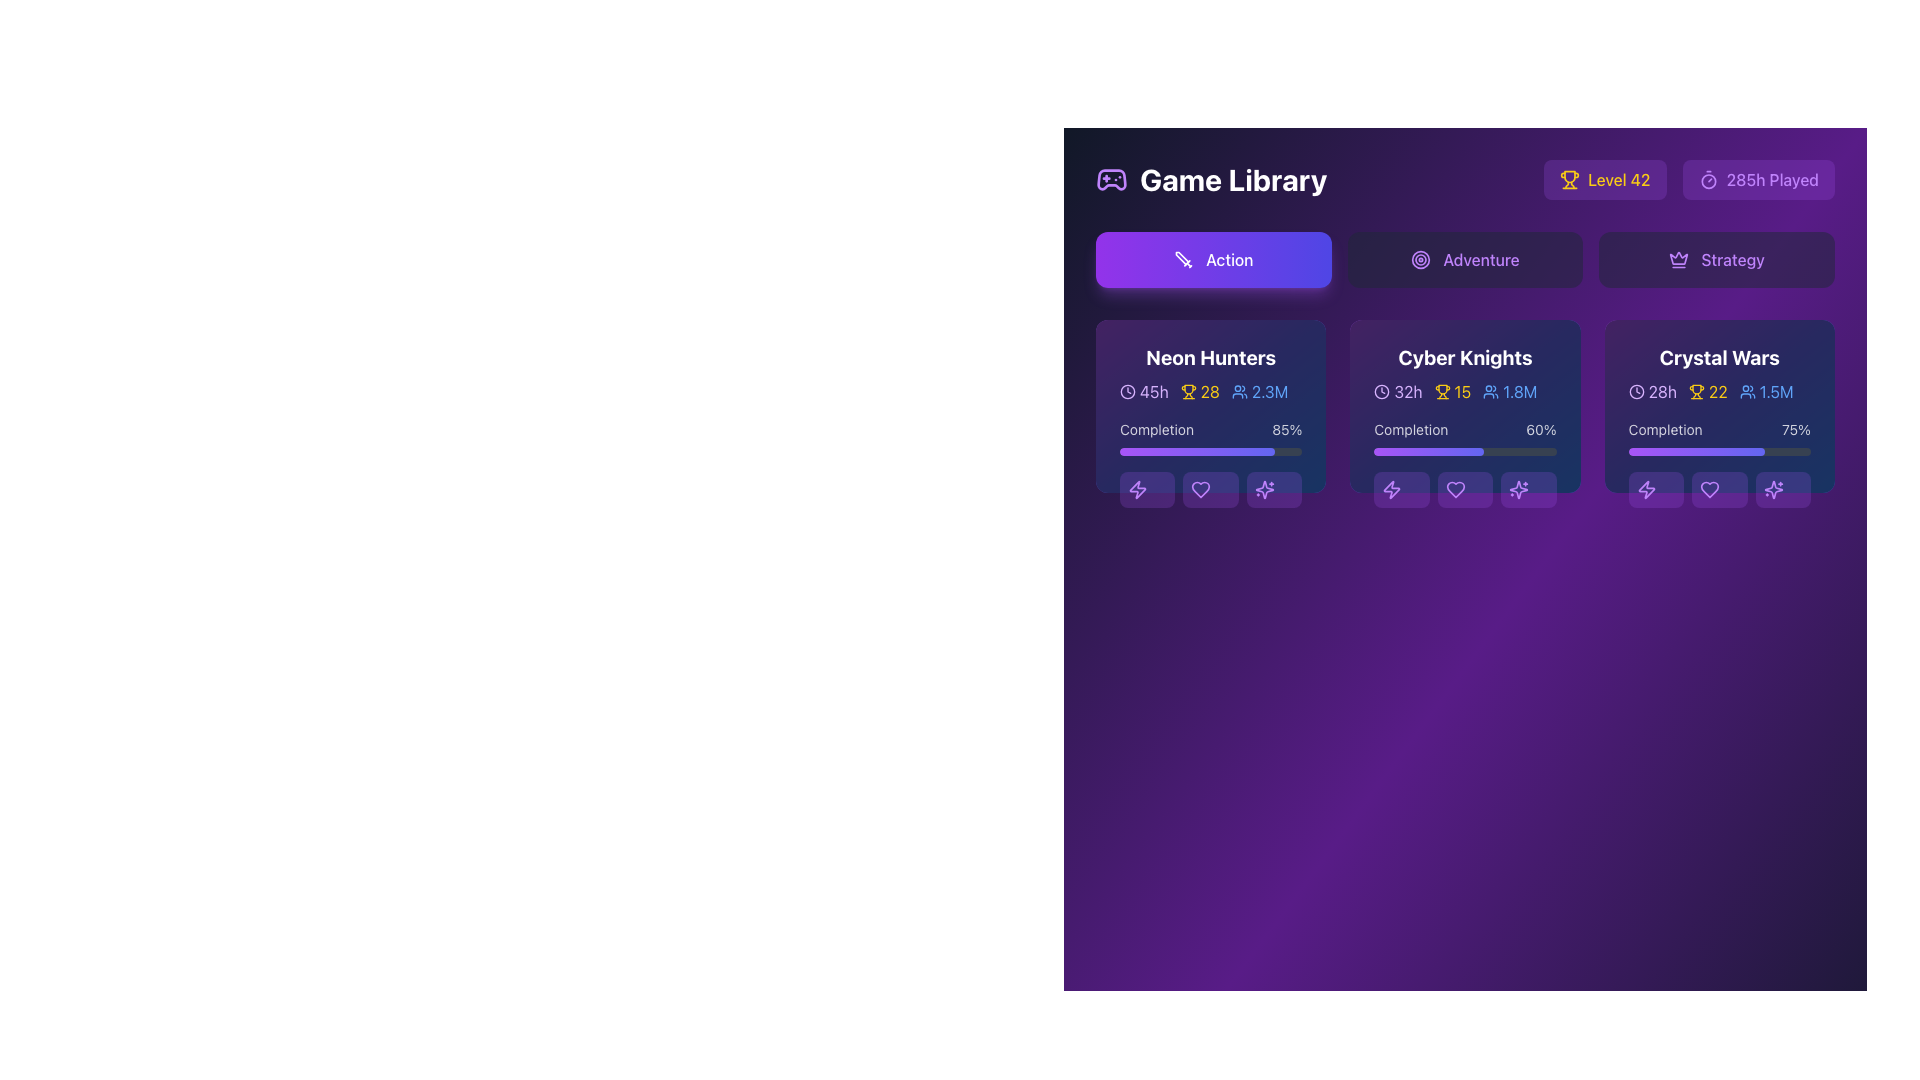 Image resolution: width=1920 pixels, height=1080 pixels. I want to click on the second star-like decorative graphical icon located at the bottom-right corner of the 'Cyber Knights' card to enhance visual appeal, so click(1519, 489).